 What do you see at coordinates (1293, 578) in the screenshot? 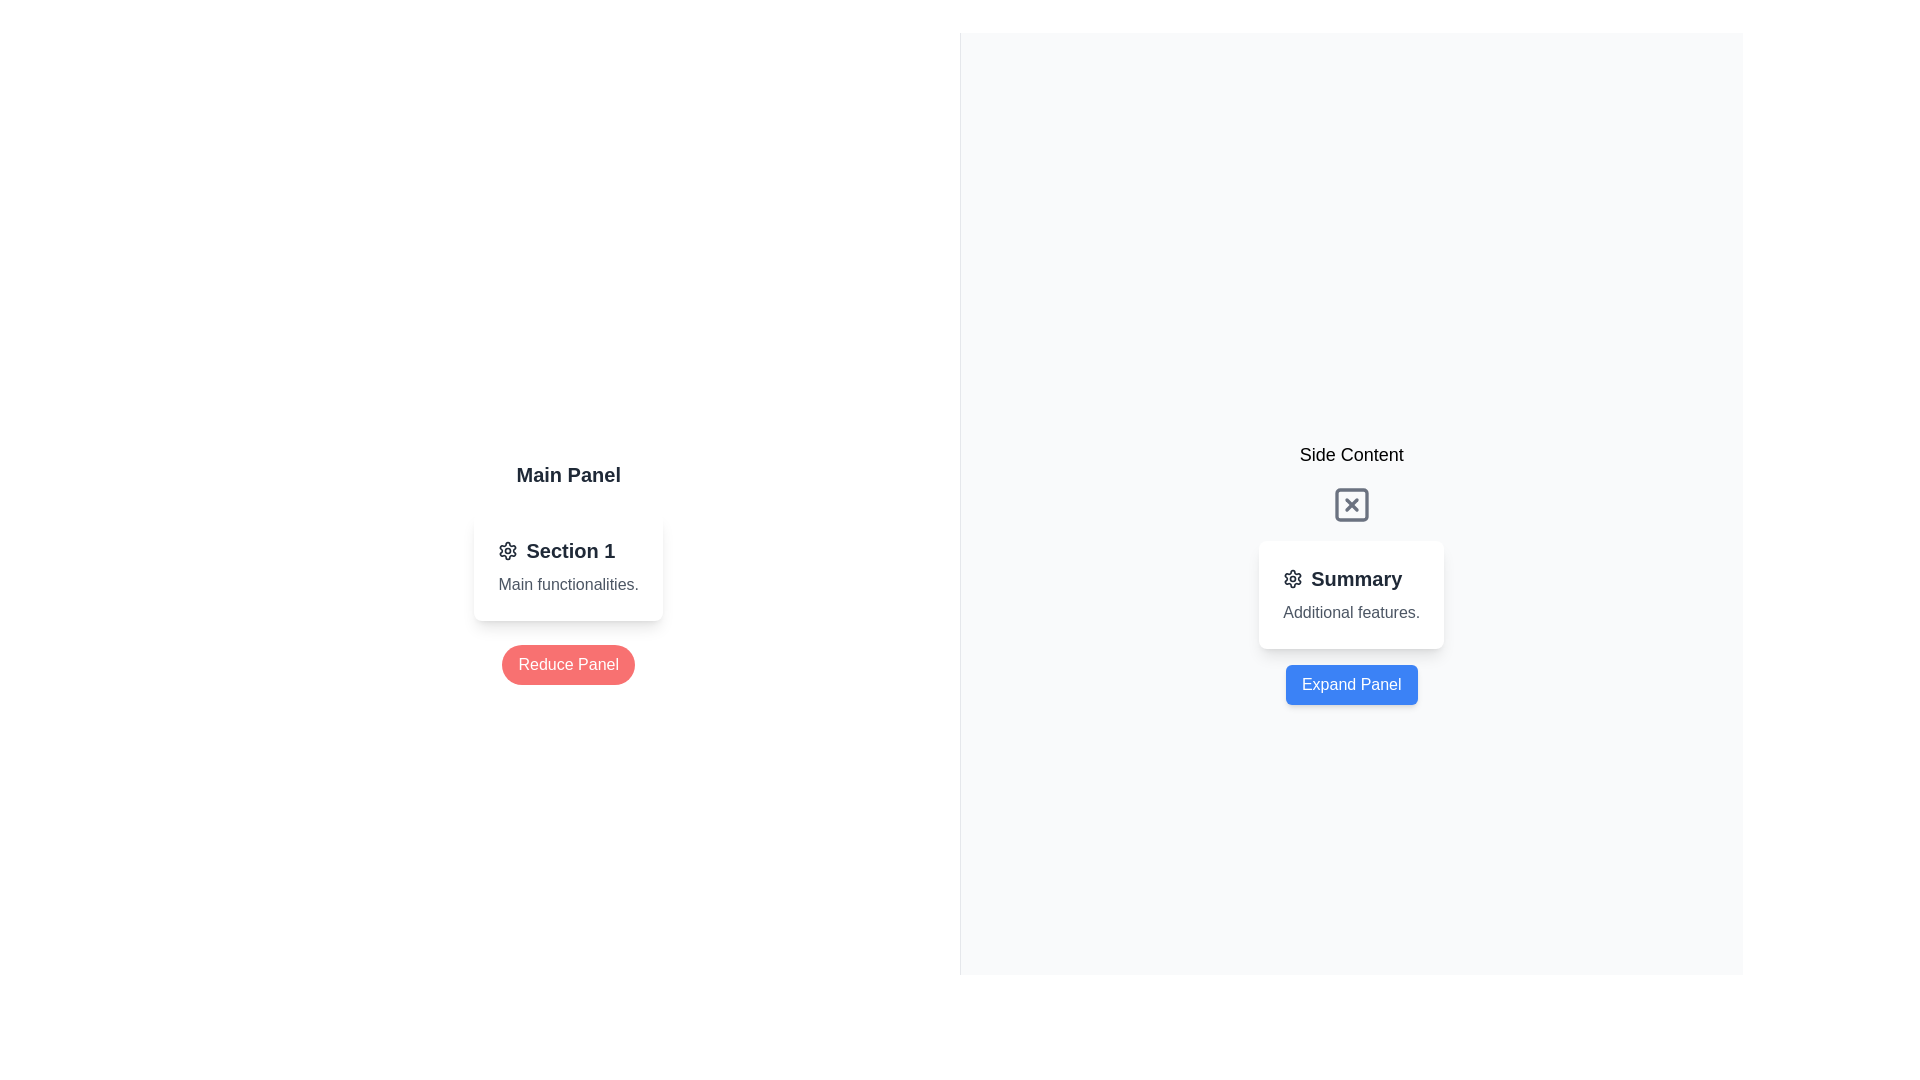
I see `the settings icon located in the Main Panel area next to the title 'Section 1', which is part of an SVG group with the 'lucide-settings' class` at bounding box center [1293, 578].